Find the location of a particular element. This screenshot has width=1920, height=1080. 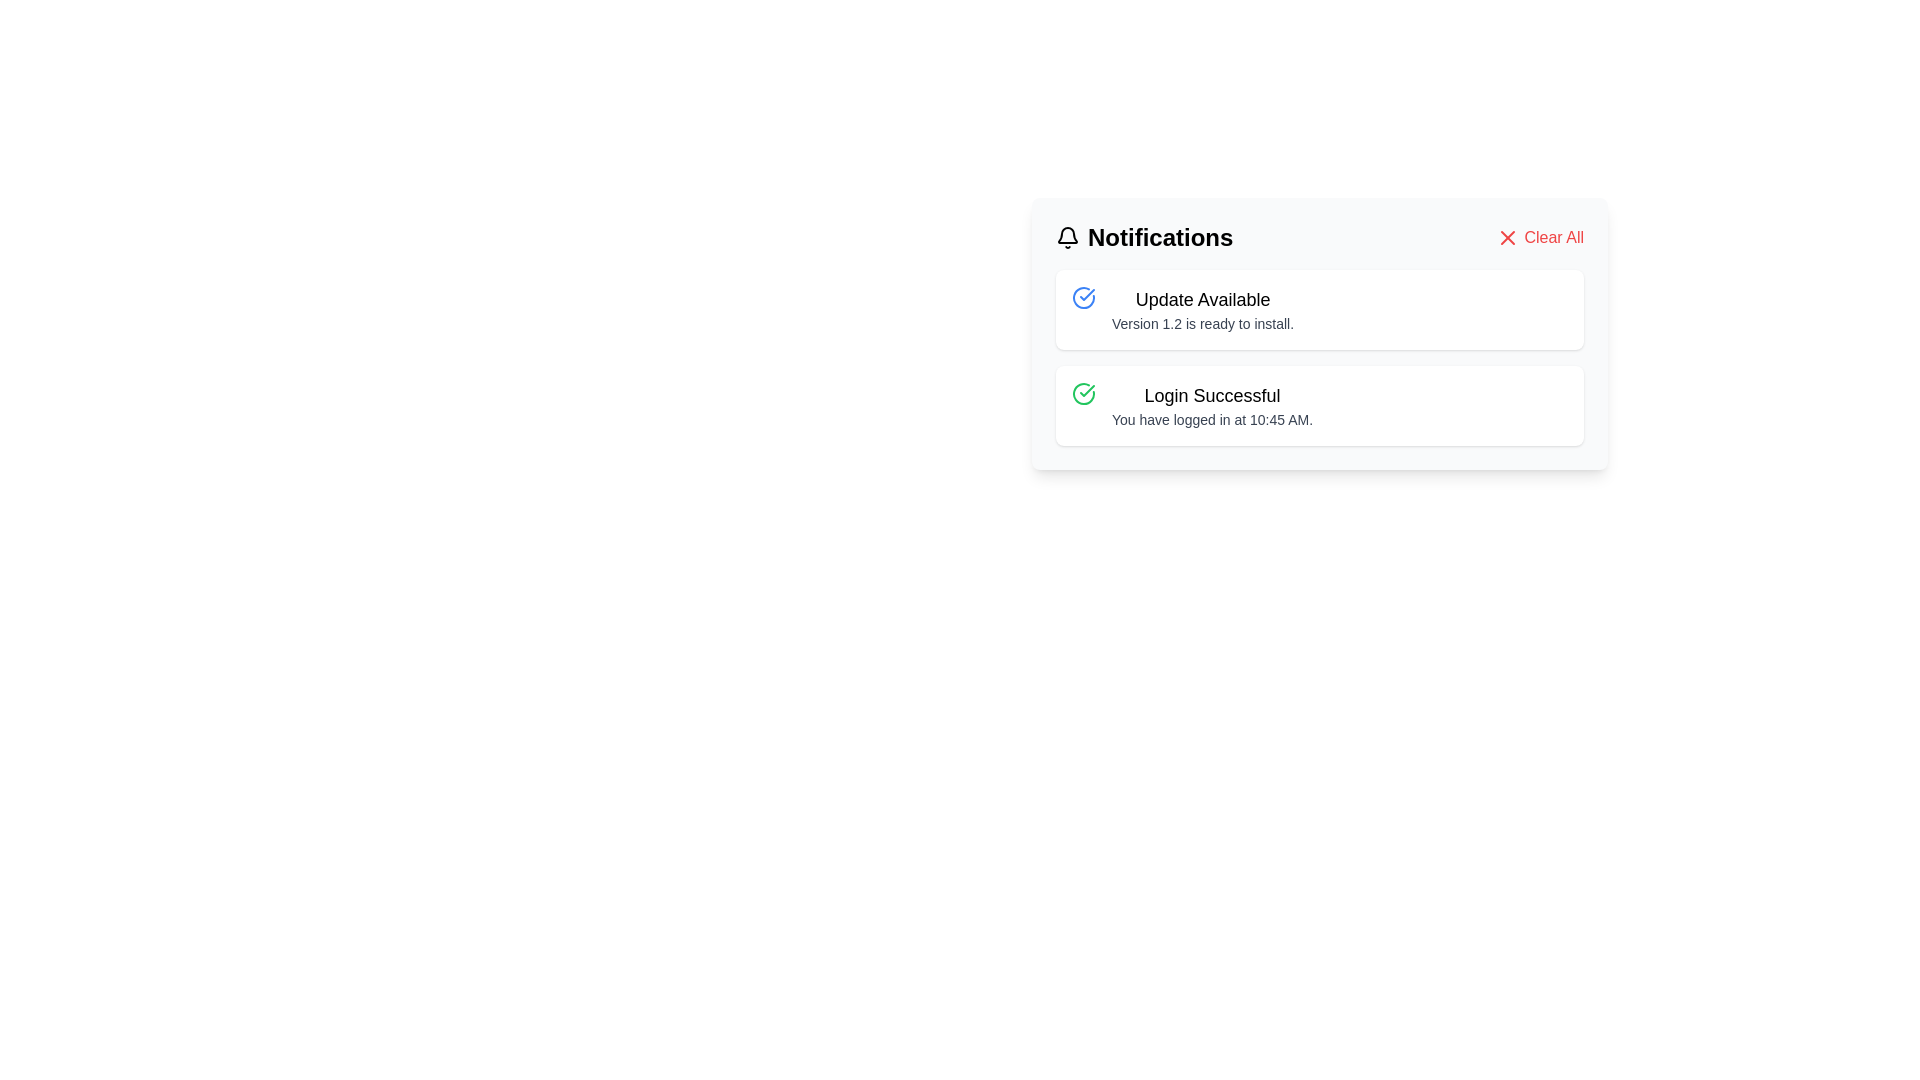

the green circular check icon located in the notification area next to 'Login Successful' is located at coordinates (1083, 393).